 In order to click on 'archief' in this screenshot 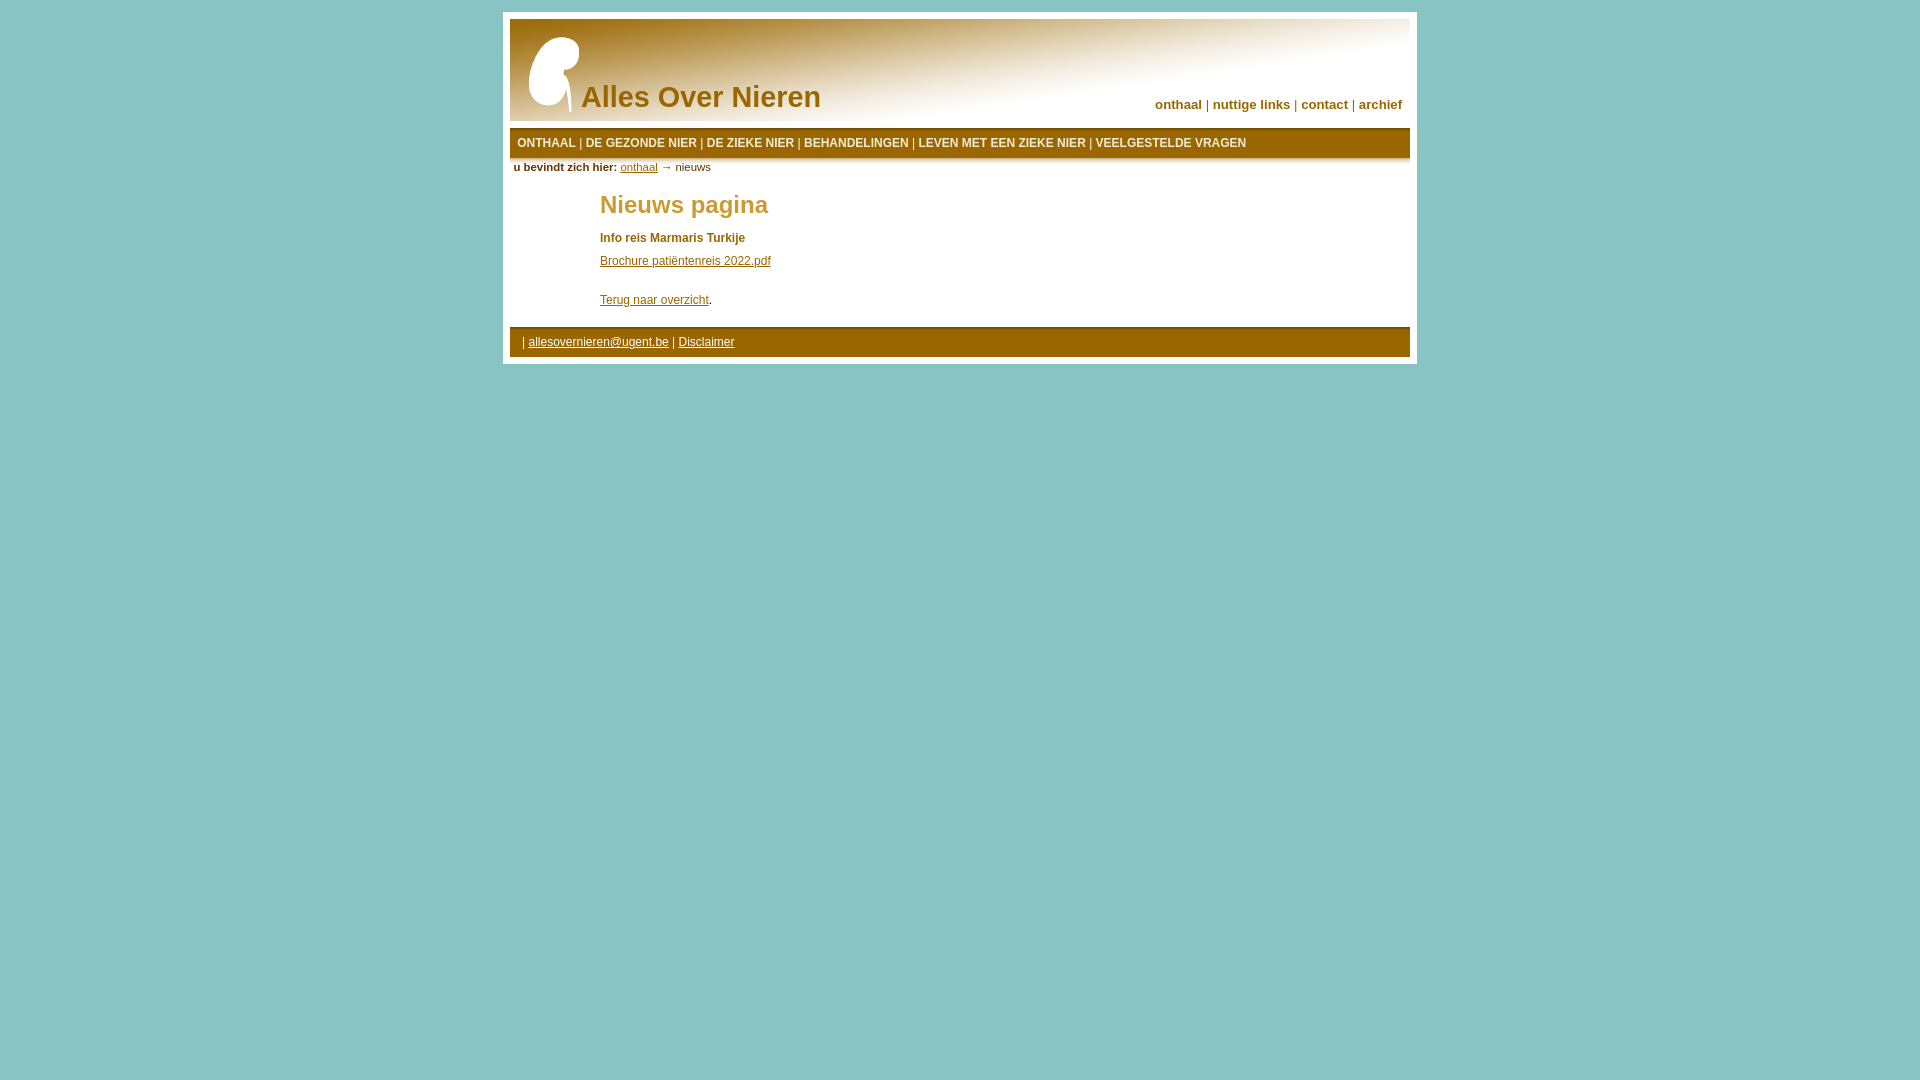, I will do `click(1358, 104)`.